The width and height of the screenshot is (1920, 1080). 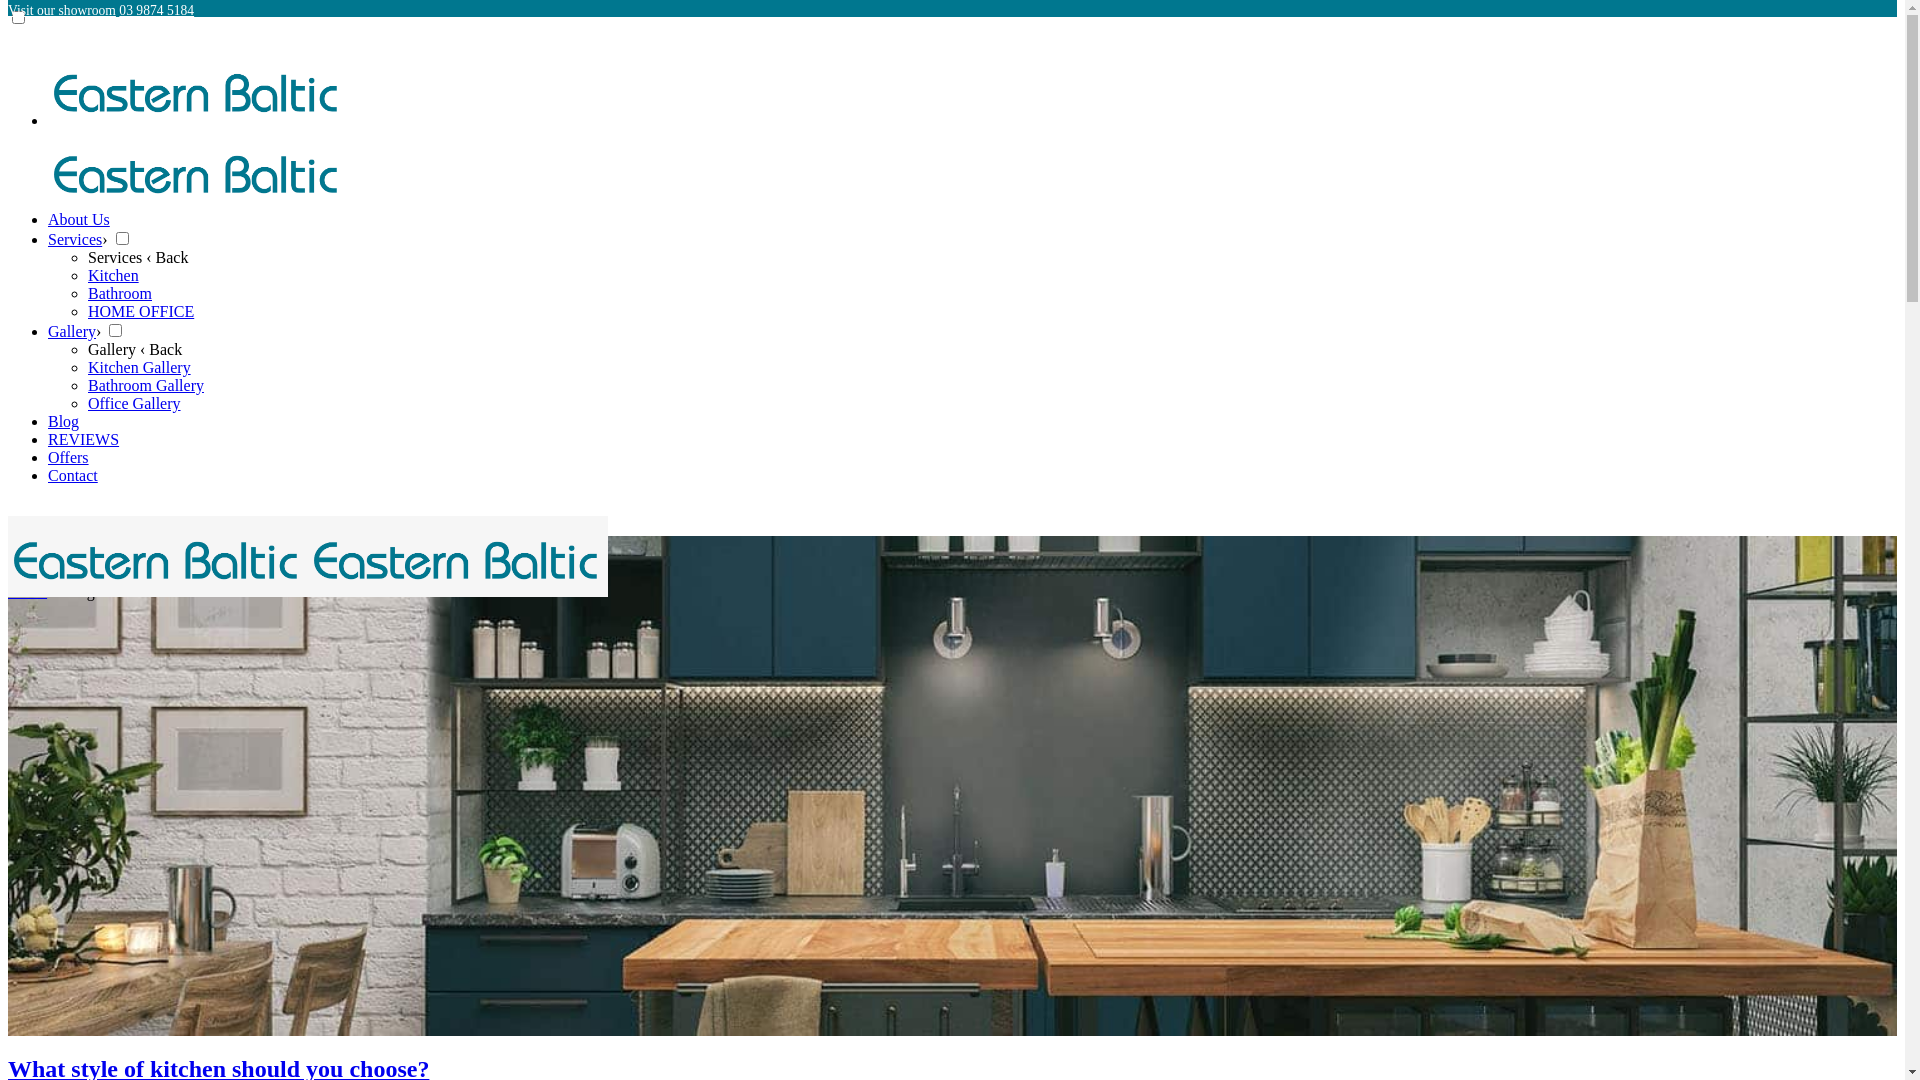 I want to click on 'HOME OFFICE', so click(x=139, y=311).